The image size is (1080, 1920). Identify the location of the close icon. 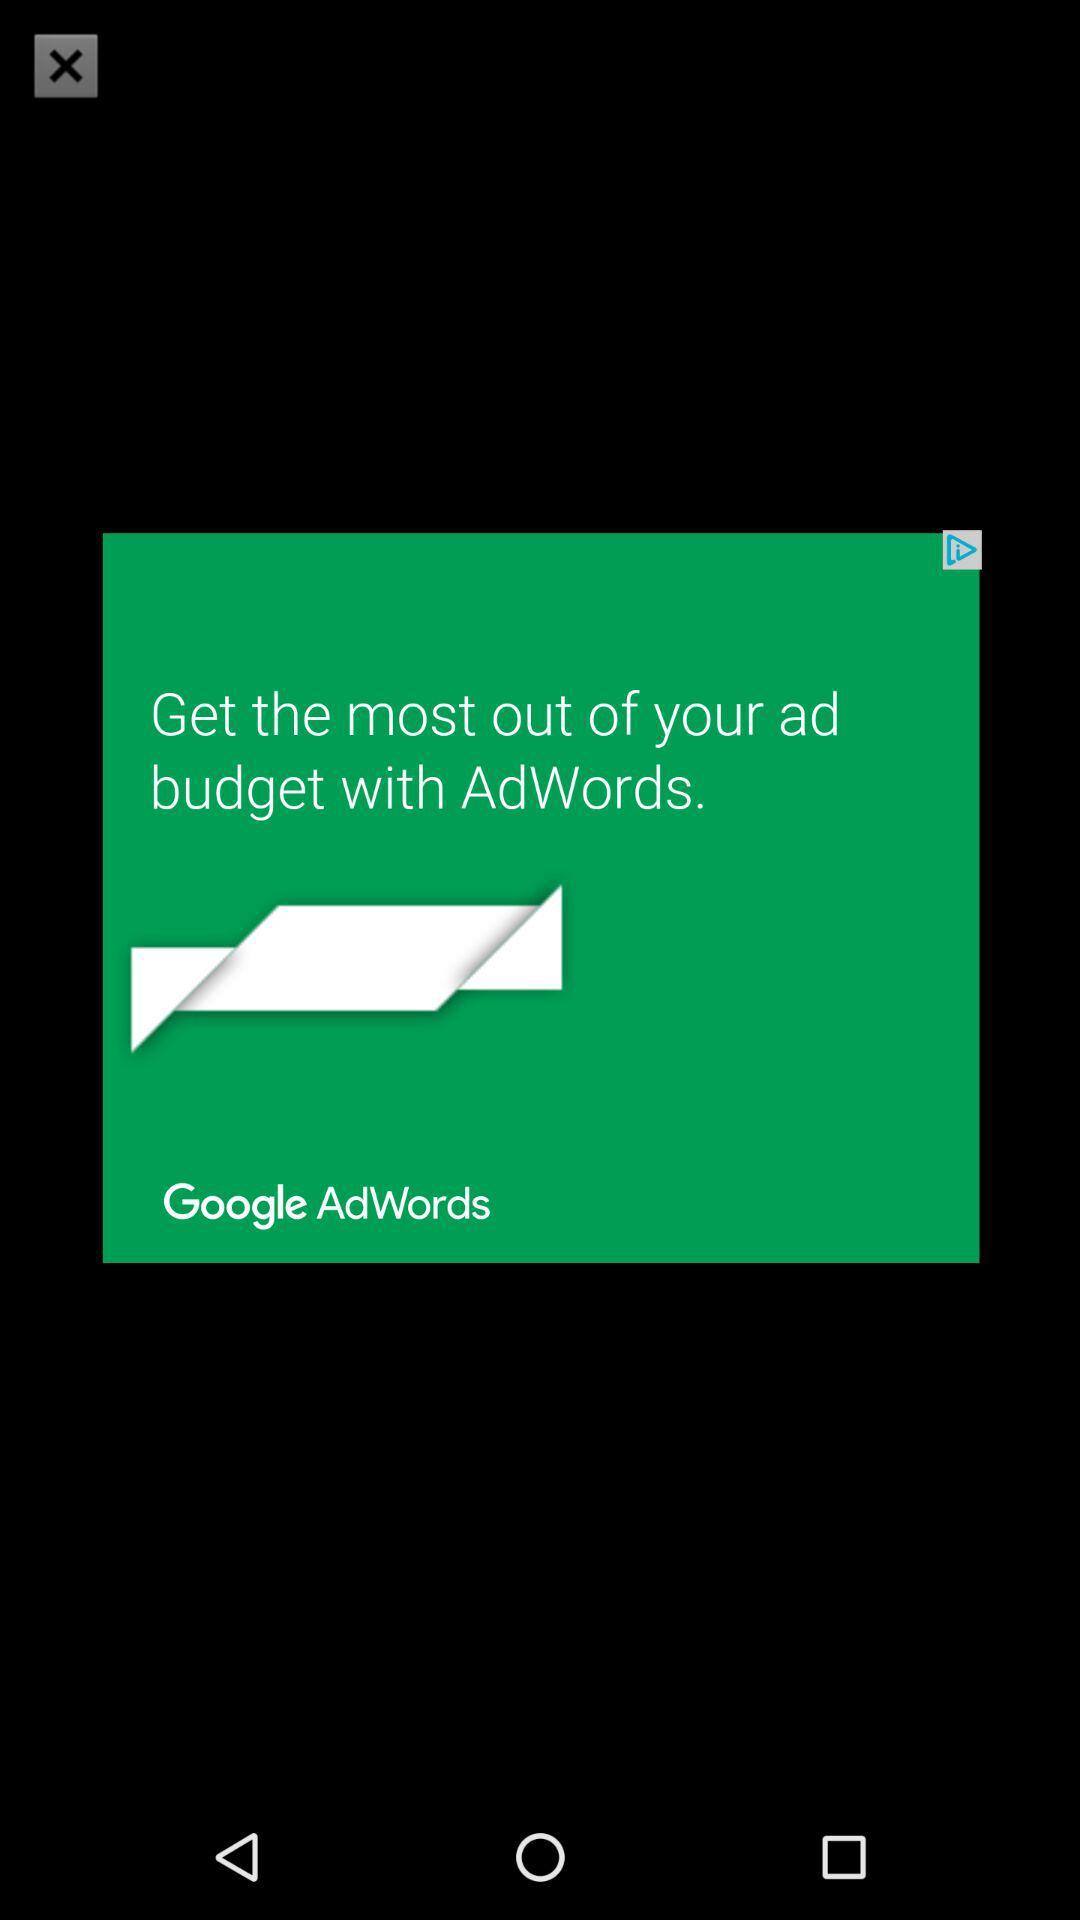
(64, 70).